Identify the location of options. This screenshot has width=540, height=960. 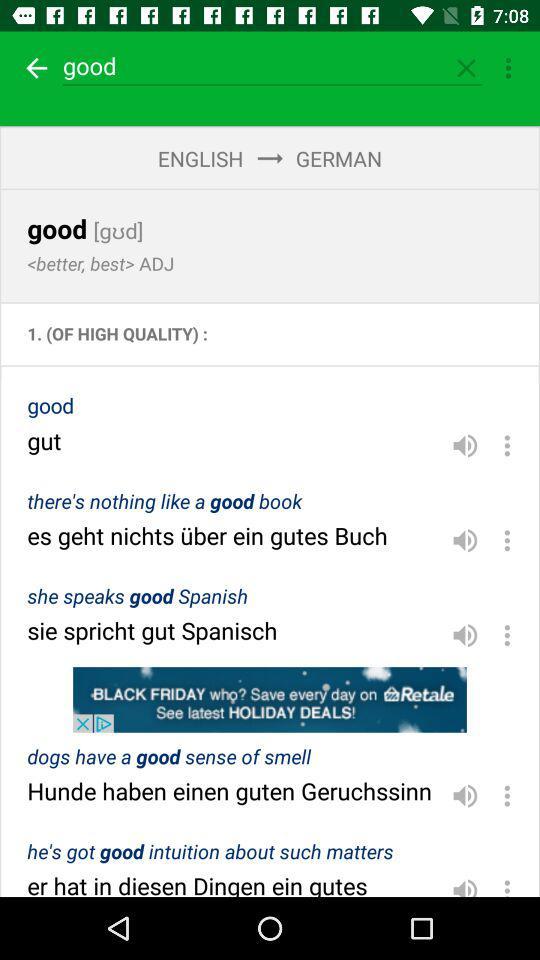
(507, 634).